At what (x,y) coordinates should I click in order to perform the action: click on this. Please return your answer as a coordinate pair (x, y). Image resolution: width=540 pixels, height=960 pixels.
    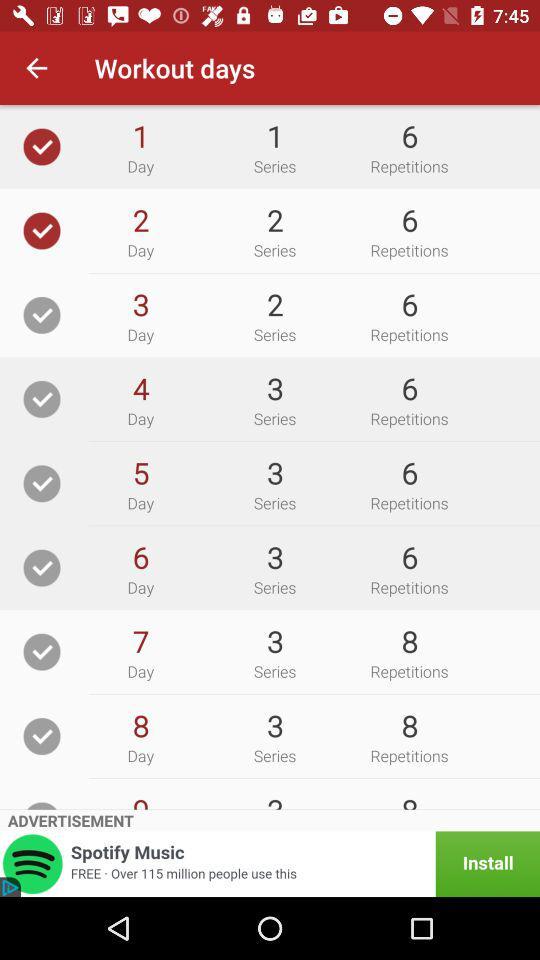
    Looking at the image, I should click on (42, 735).